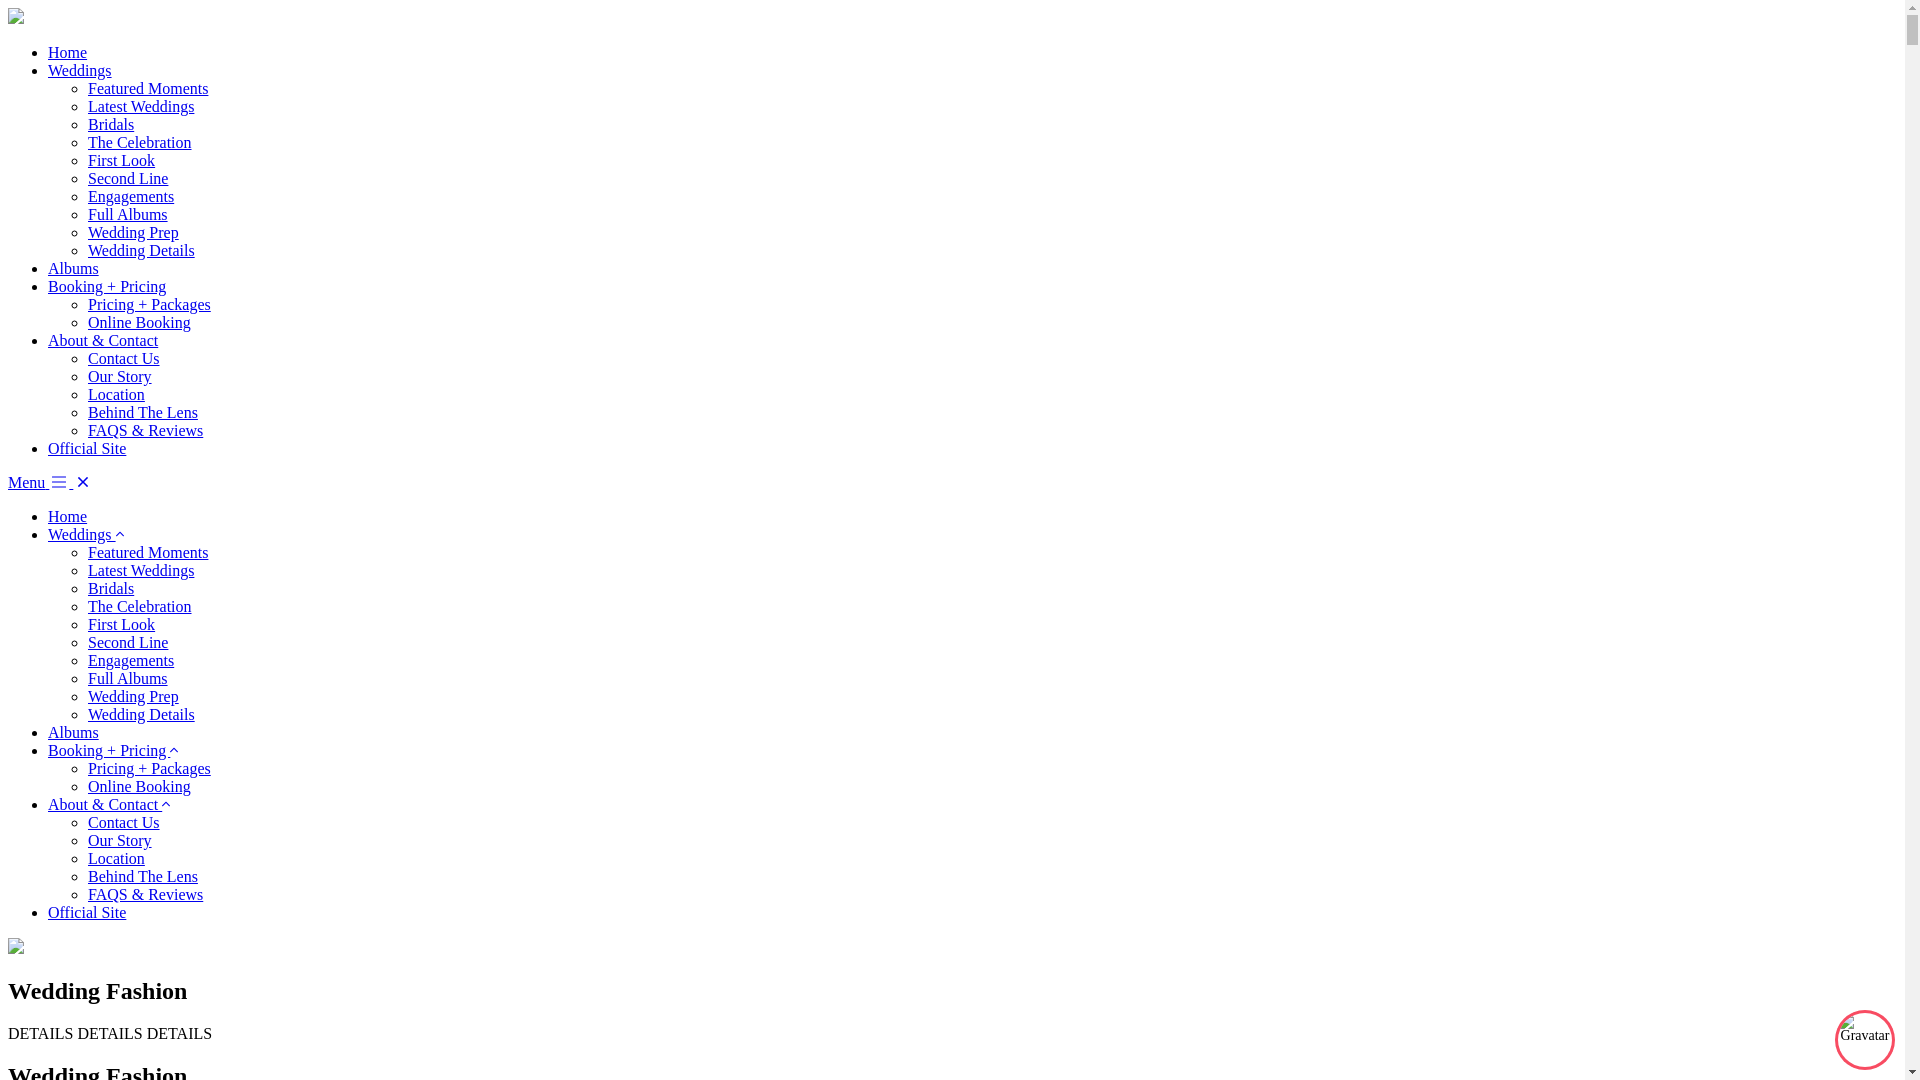  Describe the element at coordinates (40, 482) in the screenshot. I see `'Menu'` at that location.